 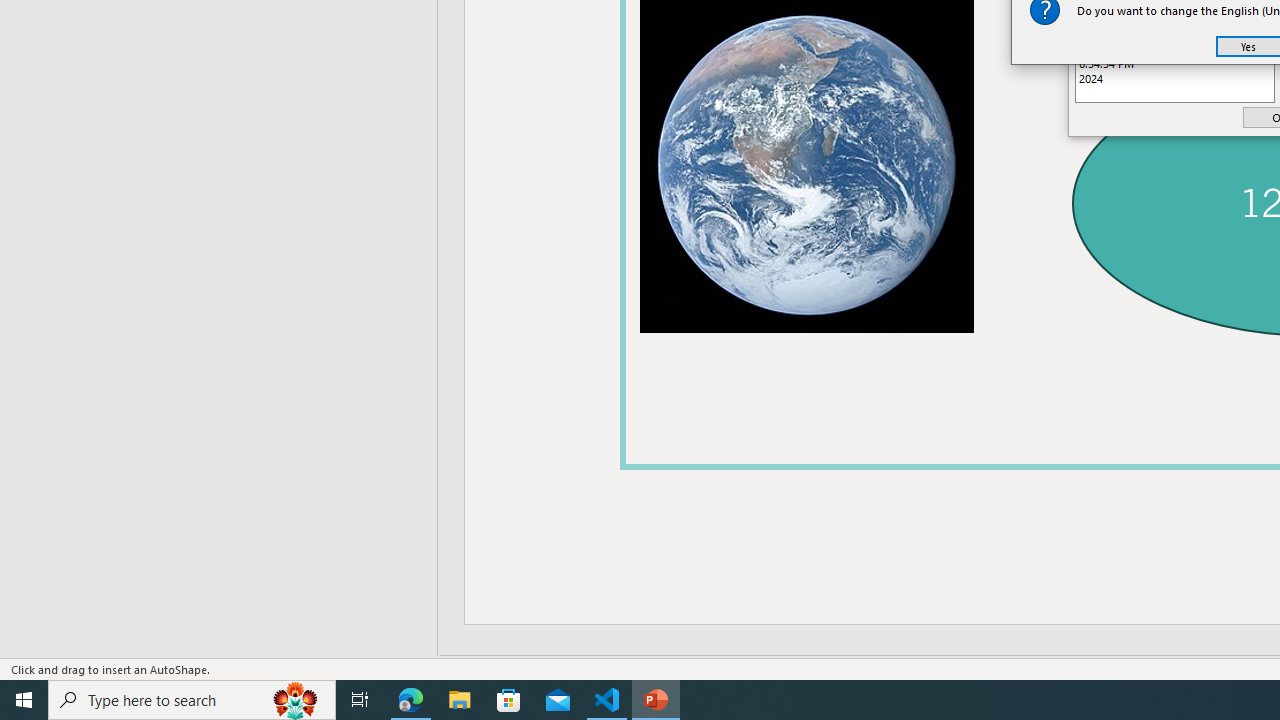 I want to click on 'Microsoft Edge - 1 running window', so click(x=410, y=698).